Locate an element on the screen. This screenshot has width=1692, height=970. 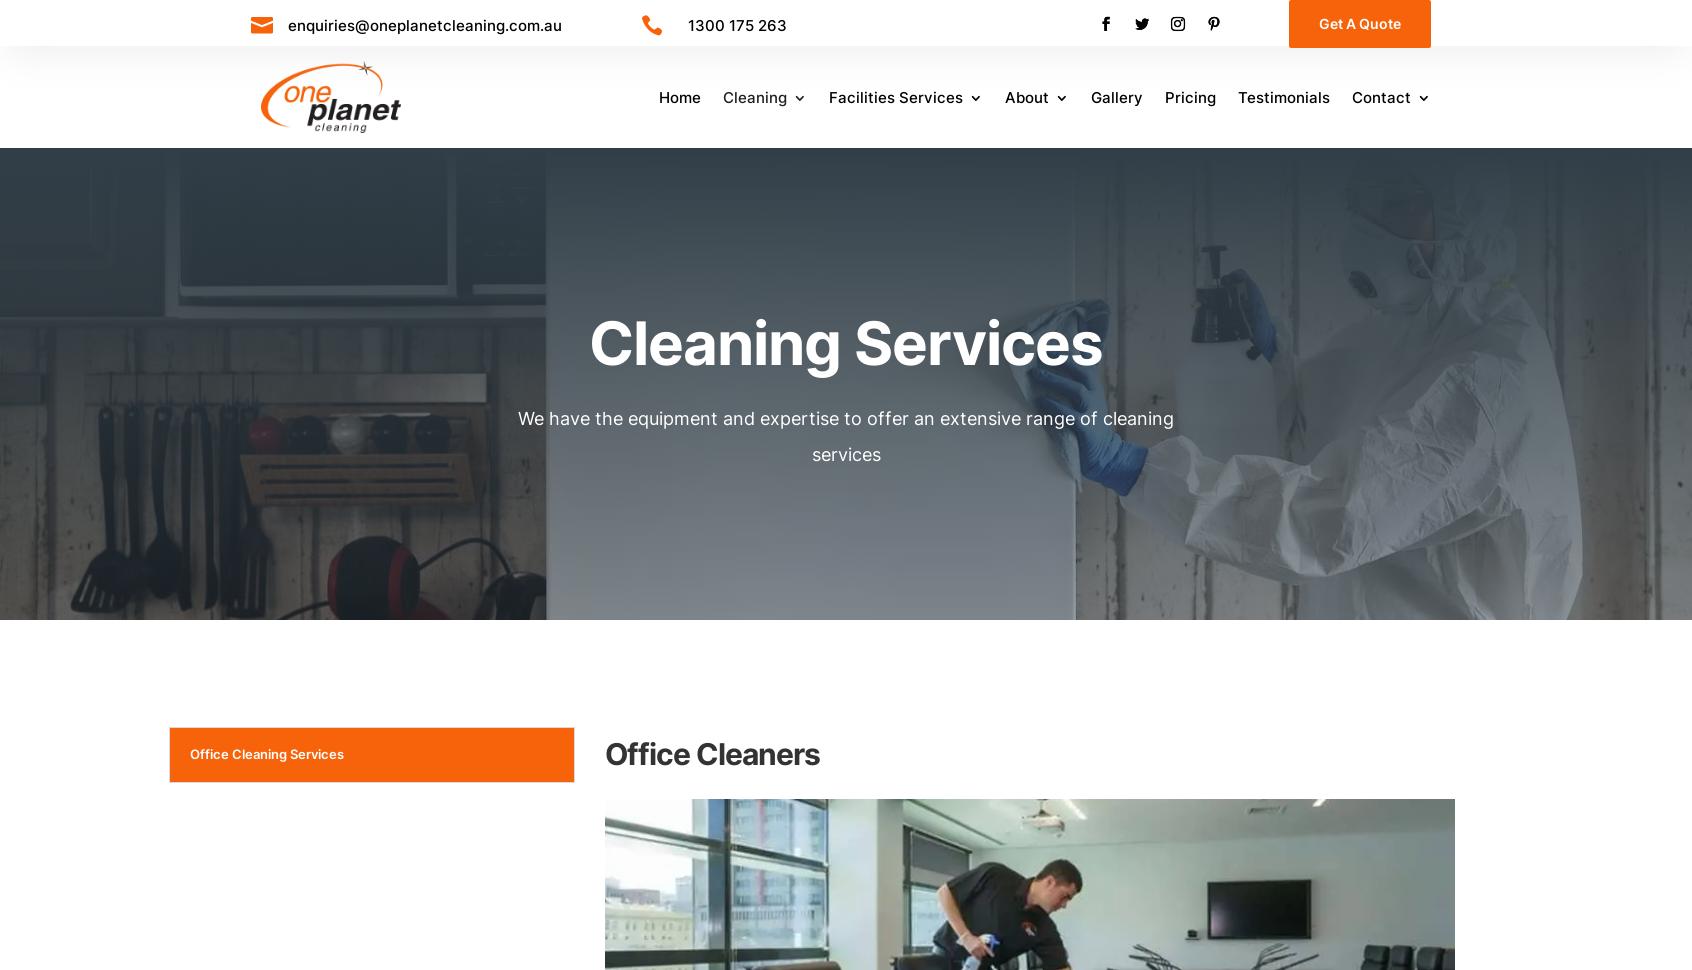
'Waste' is located at coordinates (879, 194).